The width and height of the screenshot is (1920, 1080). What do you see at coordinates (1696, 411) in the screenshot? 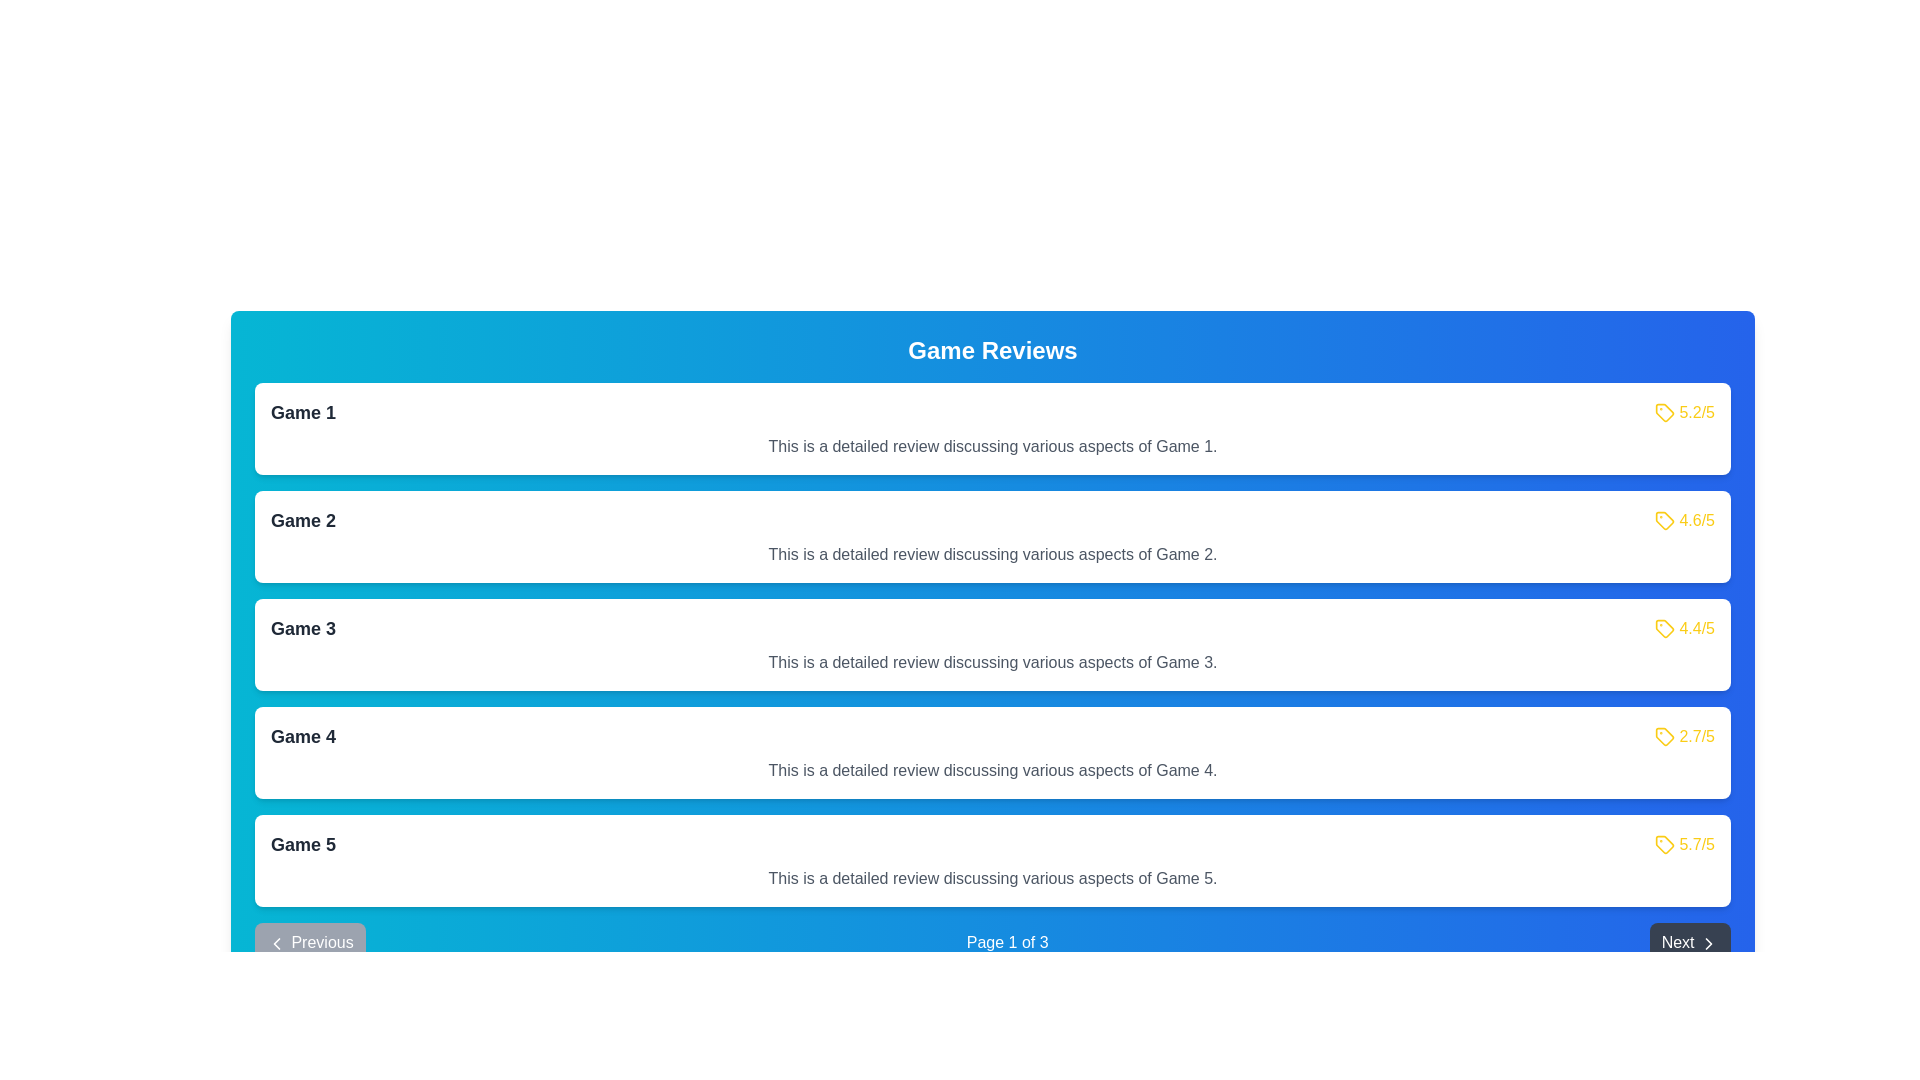
I see `displayed rating from the text label showing '5.2/5', which is styled in yellow and positioned to the right of a price tag icon in the topmost row of the review entries` at bounding box center [1696, 411].